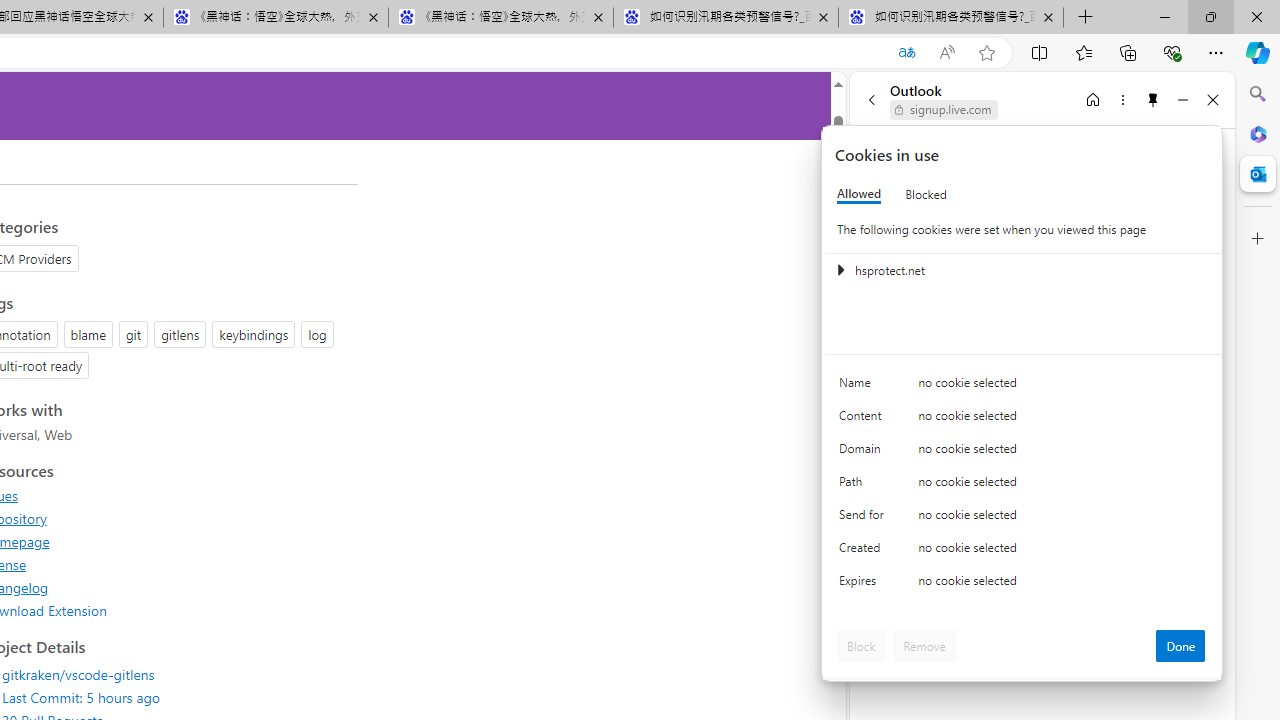 This screenshot has width=1280, height=720. What do you see at coordinates (859, 194) in the screenshot?
I see `'Allowed'` at bounding box center [859, 194].